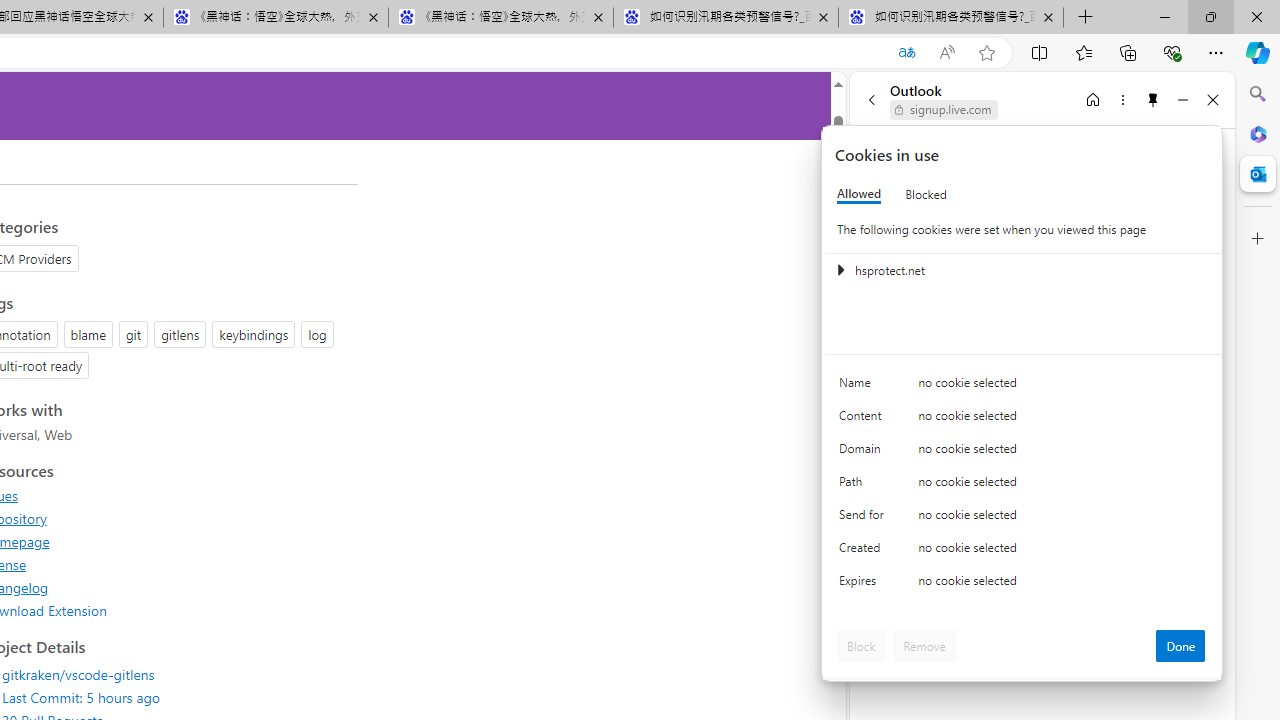 This screenshot has width=1280, height=720. What do you see at coordinates (859, 194) in the screenshot?
I see `'Allowed'` at bounding box center [859, 194].